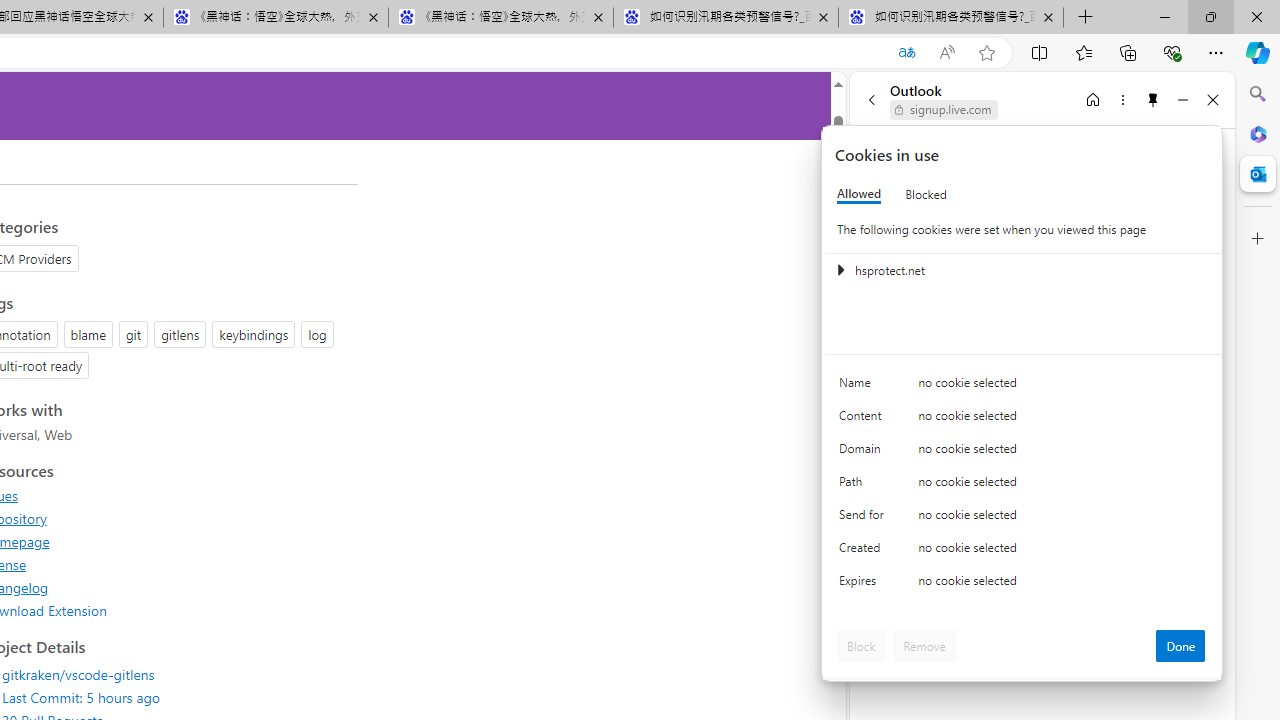 This screenshot has width=1280, height=720. What do you see at coordinates (859, 194) in the screenshot?
I see `'Allowed'` at bounding box center [859, 194].